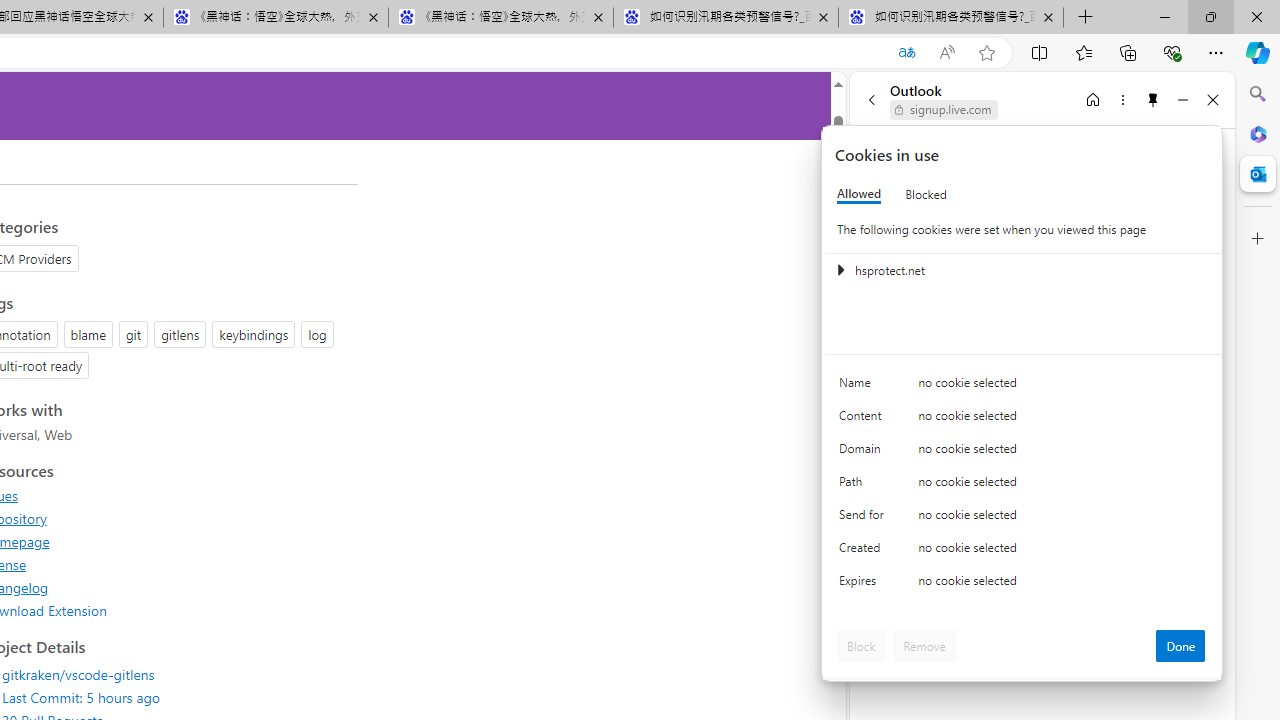 This screenshot has width=1280, height=720. What do you see at coordinates (859, 194) in the screenshot?
I see `'Allowed'` at bounding box center [859, 194].